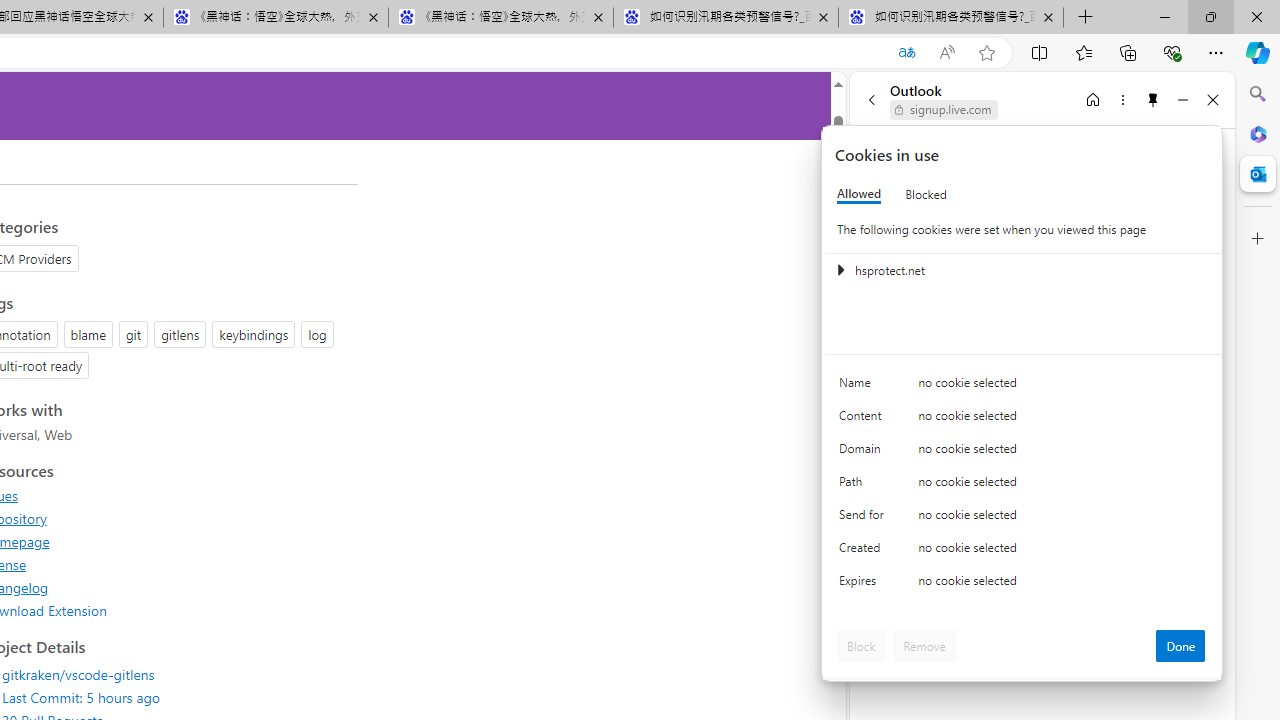 This screenshot has width=1280, height=720. What do you see at coordinates (859, 194) in the screenshot?
I see `'Allowed'` at bounding box center [859, 194].